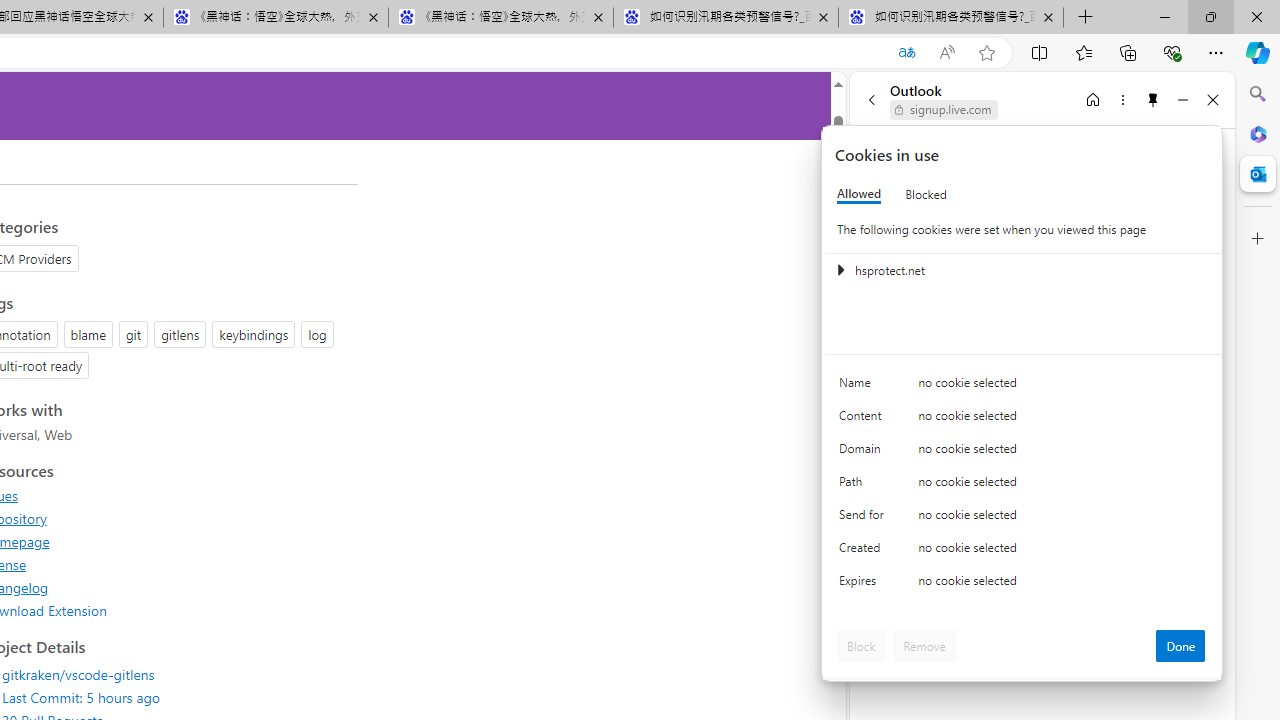 This screenshot has width=1280, height=720. What do you see at coordinates (859, 194) in the screenshot?
I see `'Allowed'` at bounding box center [859, 194].